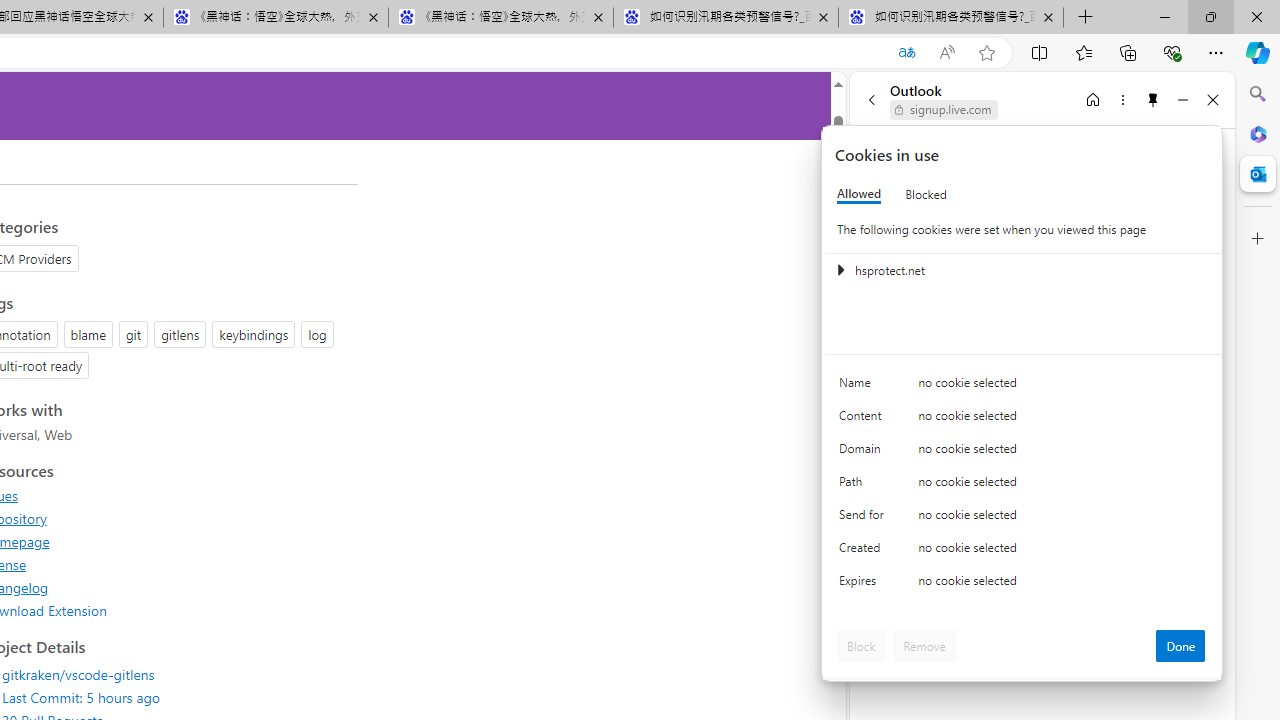 This screenshot has width=1280, height=720. What do you see at coordinates (859, 194) in the screenshot?
I see `'Allowed'` at bounding box center [859, 194].